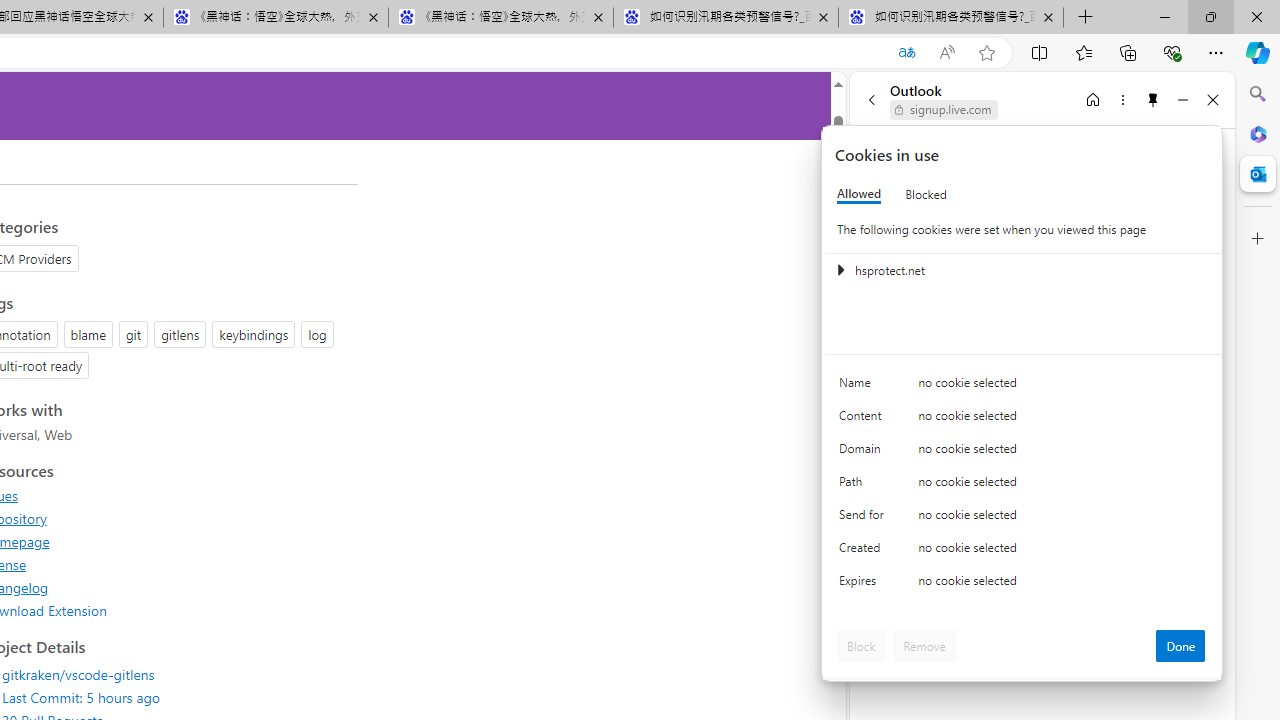 This screenshot has width=1280, height=720. What do you see at coordinates (859, 194) in the screenshot?
I see `'Allowed'` at bounding box center [859, 194].